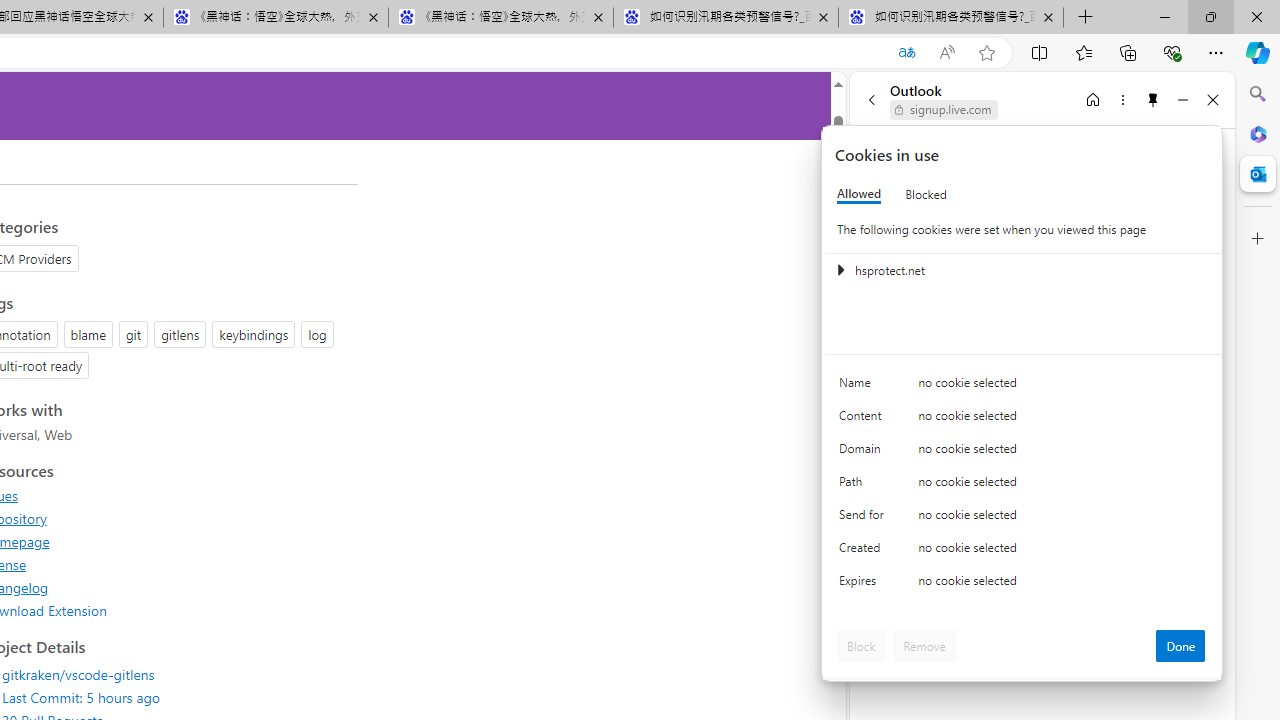 This screenshot has width=1280, height=720. What do you see at coordinates (859, 194) in the screenshot?
I see `'Allowed'` at bounding box center [859, 194].